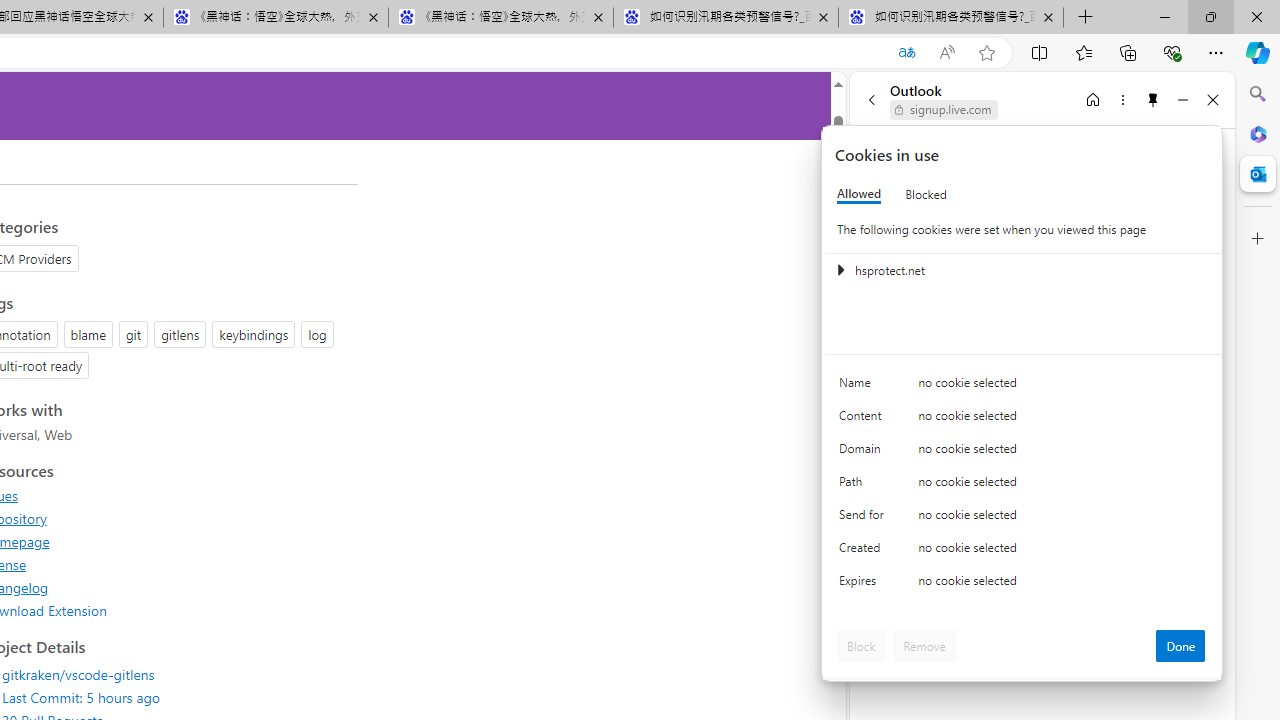 This screenshot has width=1280, height=720. What do you see at coordinates (859, 194) in the screenshot?
I see `'Allowed'` at bounding box center [859, 194].